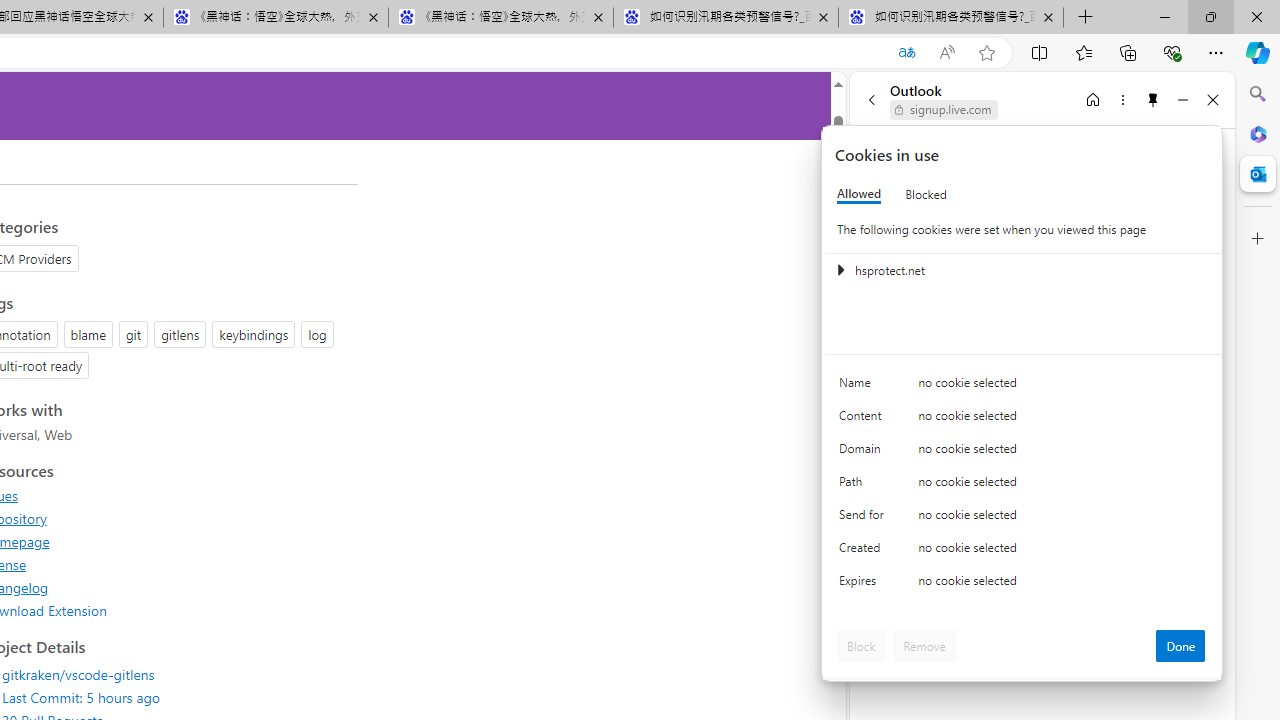 This screenshot has width=1280, height=720. What do you see at coordinates (859, 194) in the screenshot?
I see `'Allowed'` at bounding box center [859, 194].